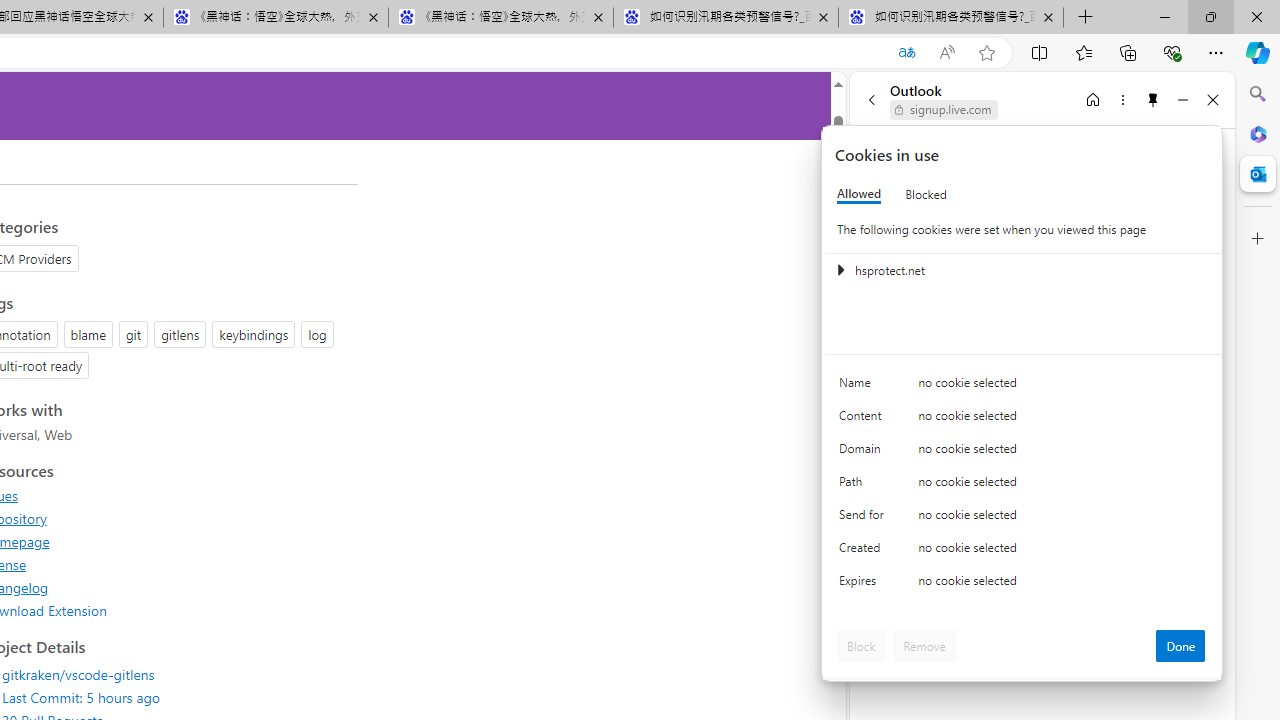 This screenshot has width=1280, height=720. What do you see at coordinates (859, 194) in the screenshot?
I see `'Allowed'` at bounding box center [859, 194].